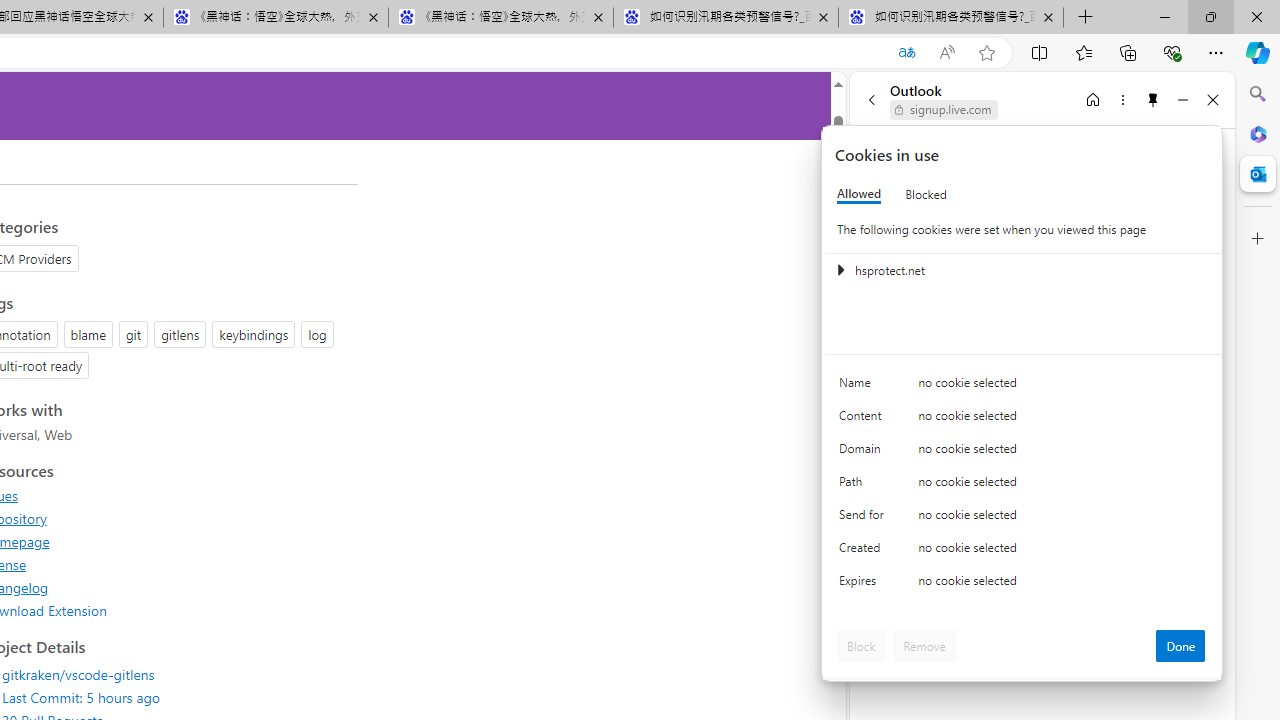 This screenshot has width=1280, height=720. What do you see at coordinates (859, 194) in the screenshot?
I see `'Allowed'` at bounding box center [859, 194].